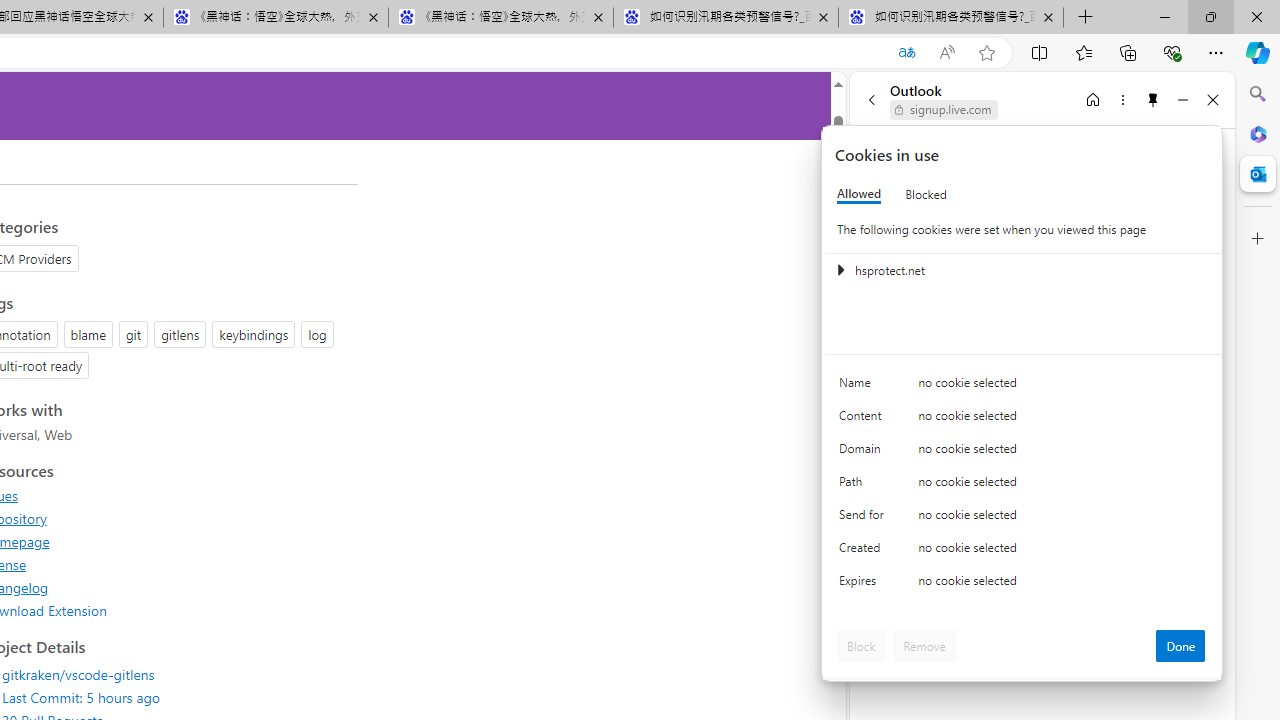 This screenshot has width=1280, height=720. What do you see at coordinates (859, 194) in the screenshot?
I see `'Allowed'` at bounding box center [859, 194].